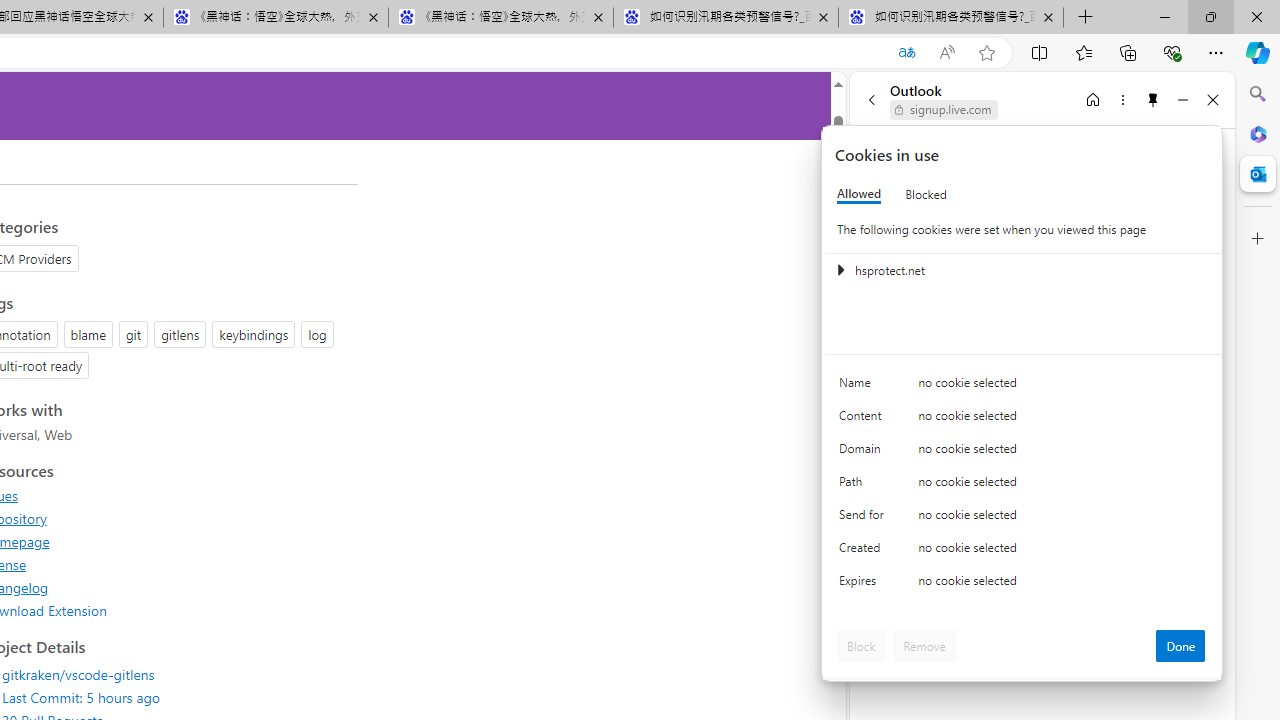 This screenshot has width=1280, height=720. What do you see at coordinates (859, 194) in the screenshot?
I see `'Allowed'` at bounding box center [859, 194].